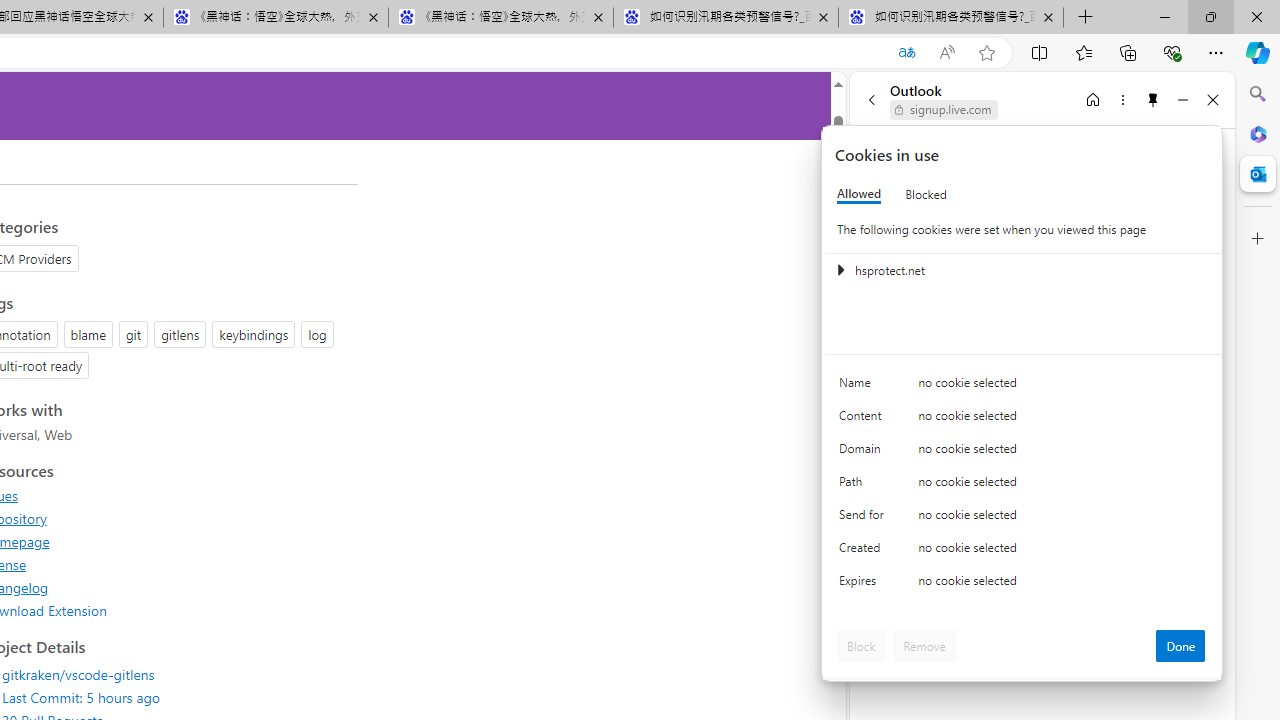 This screenshot has width=1280, height=720. What do you see at coordinates (859, 194) in the screenshot?
I see `'Allowed'` at bounding box center [859, 194].